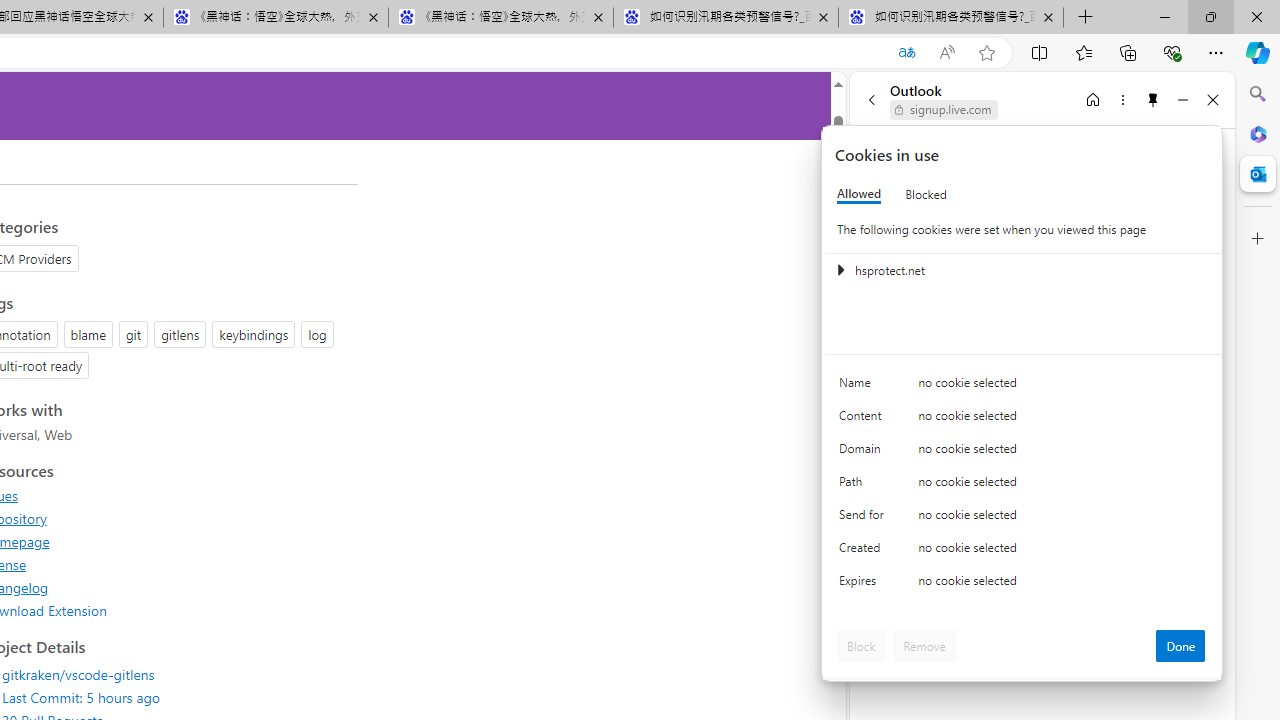 This screenshot has width=1280, height=720. What do you see at coordinates (859, 194) in the screenshot?
I see `'Allowed'` at bounding box center [859, 194].